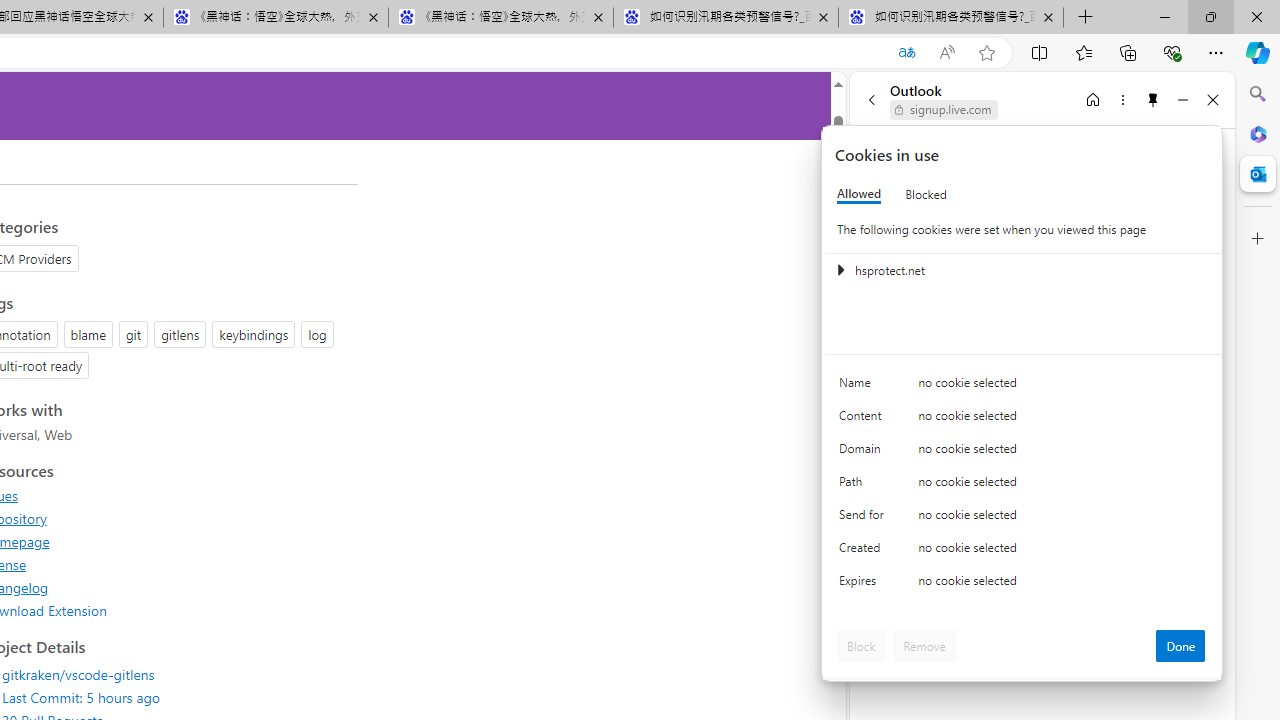 This screenshot has width=1280, height=720. What do you see at coordinates (859, 194) in the screenshot?
I see `'Allowed'` at bounding box center [859, 194].